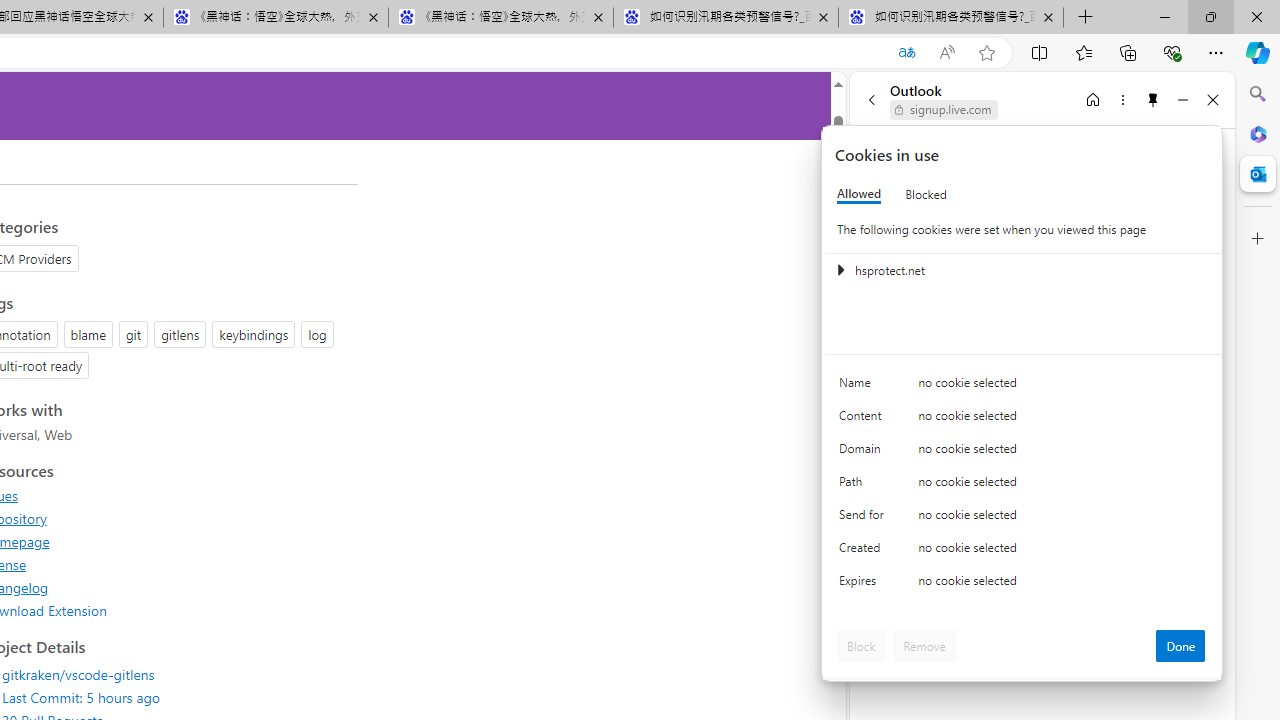 This screenshot has width=1280, height=720. What do you see at coordinates (859, 194) in the screenshot?
I see `'Allowed'` at bounding box center [859, 194].